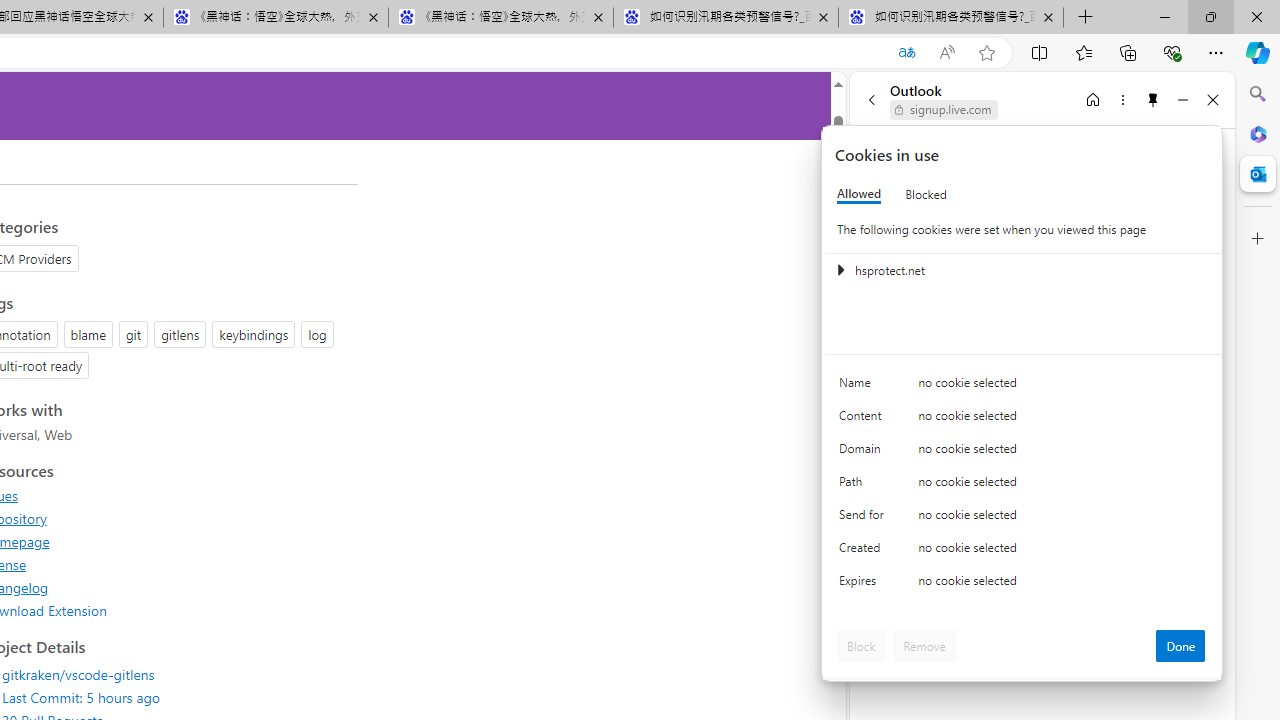 This screenshot has width=1280, height=720. What do you see at coordinates (859, 194) in the screenshot?
I see `'Allowed'` at bounding box center [859, 194].